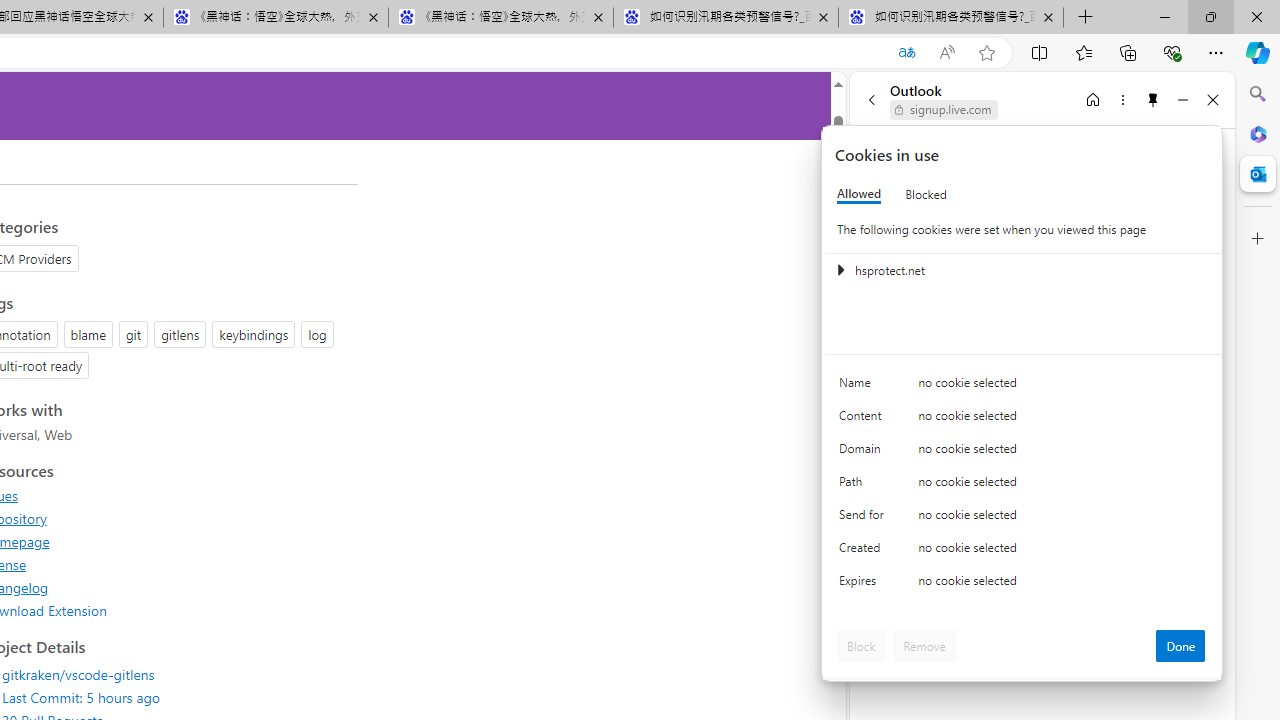 This screenshot has width=1280, height=720. What do you see at coordinates (859, 194) in the screenshot?
I see `'Allowed'` at bounding box center [859, 194].